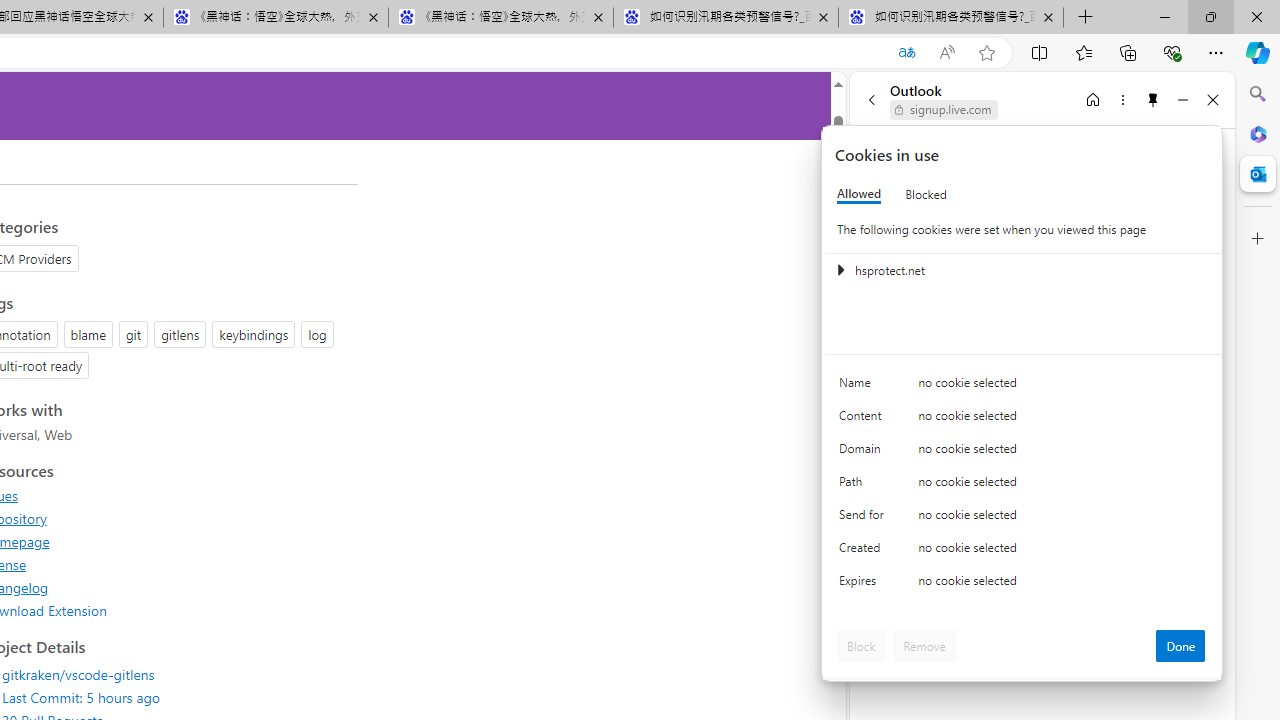 This screenshot has width=1280, height=720. What do you see at coordinates (859, 194) in the screenshot?
I see `'Allowed'` at bounding box center [859, 194].